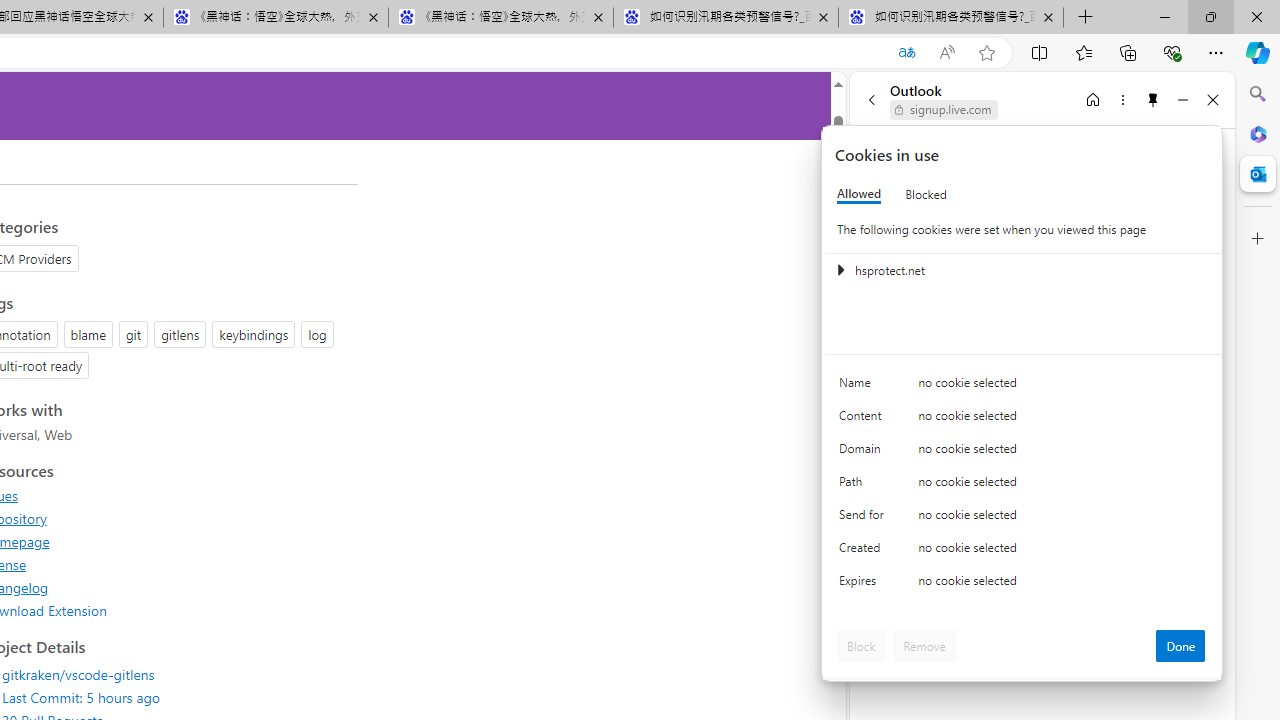 This screenshot has width=1280, height=720. What do you see at coordinates (859, 194) in the screenshot?
I see `'Allowed'` at bounding box center [859, 194].